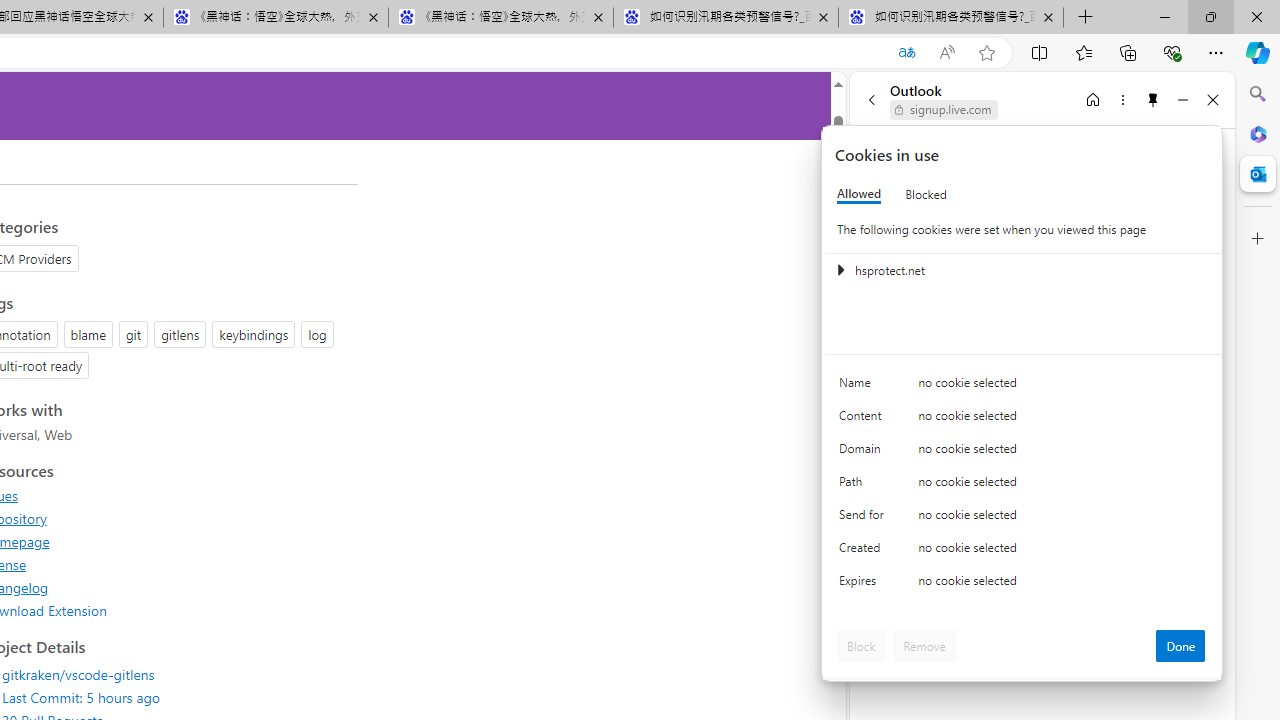 This screenshot has width=1280, height=720. What do you see at coordinates (859, 194) in the screenshot?
I see `'Allowed'` at bounding box center [859, 194].